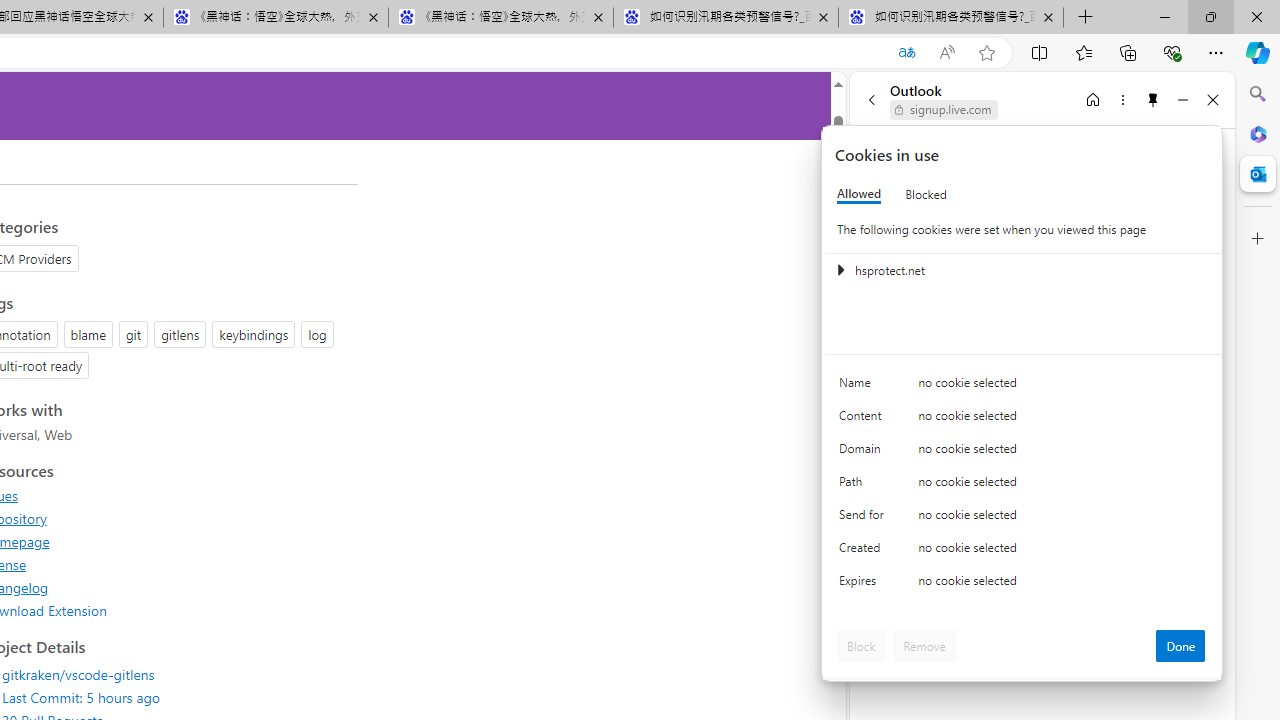 This screenshot has width=1280, height=720. What do you see at coordinates (859, 194) in the screenshot?
I see `'Allowed'` at bounding box center [859, 194].